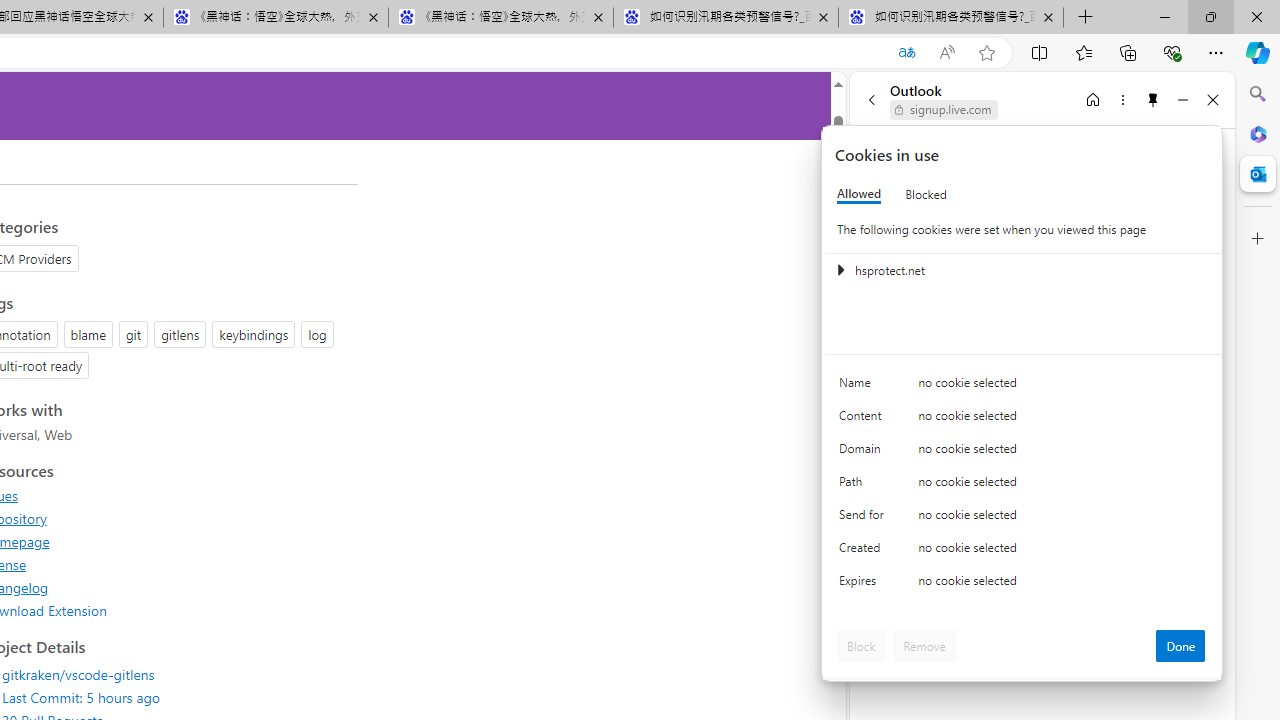 This screenshot has width=1280, height=720. What do you see at coordinates (859, 194) in the screenshot?
I see `'Allowed'` at bounding box center [859, 194].